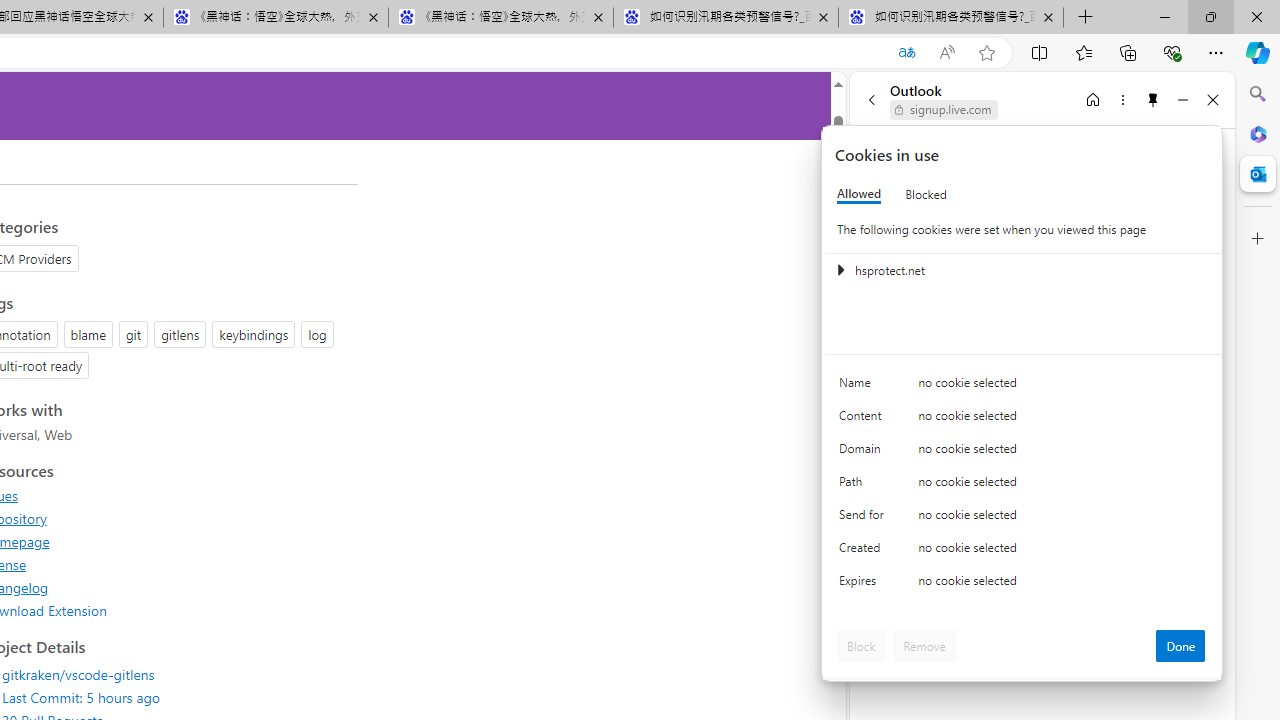 This screenshot has width=1280, height=720. What do you see at coordinates (859, 194) in the screenshot?
I see `'Allowed'` at bounding box center [859, 194].